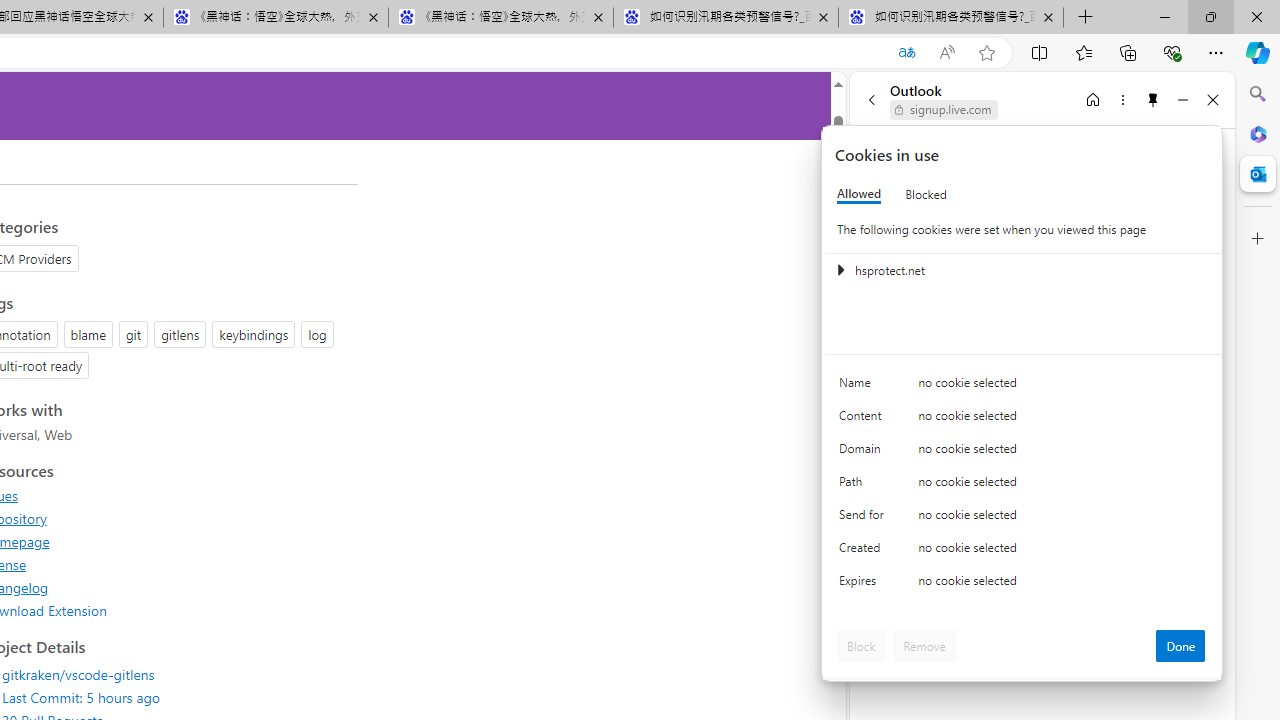 This screenshot has width=1280, height=720. What do you see at coordinates (859, 194) in the screenshot?
I see `'Allowed'` at bounding box center [859, 194].